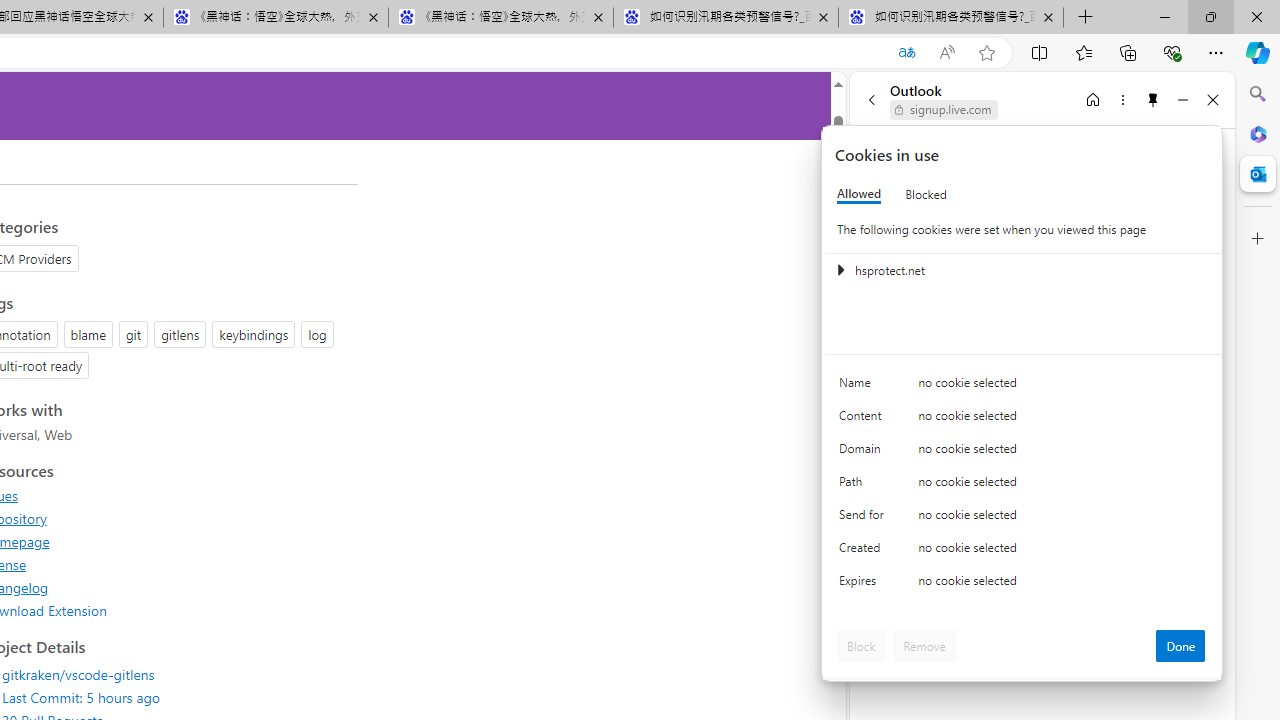 This screenshot has width=1280, height=720. What do you see at coordinates (859, 194) in the screenshot?
I see `'Allowed'` at bounding box center [859, 194].